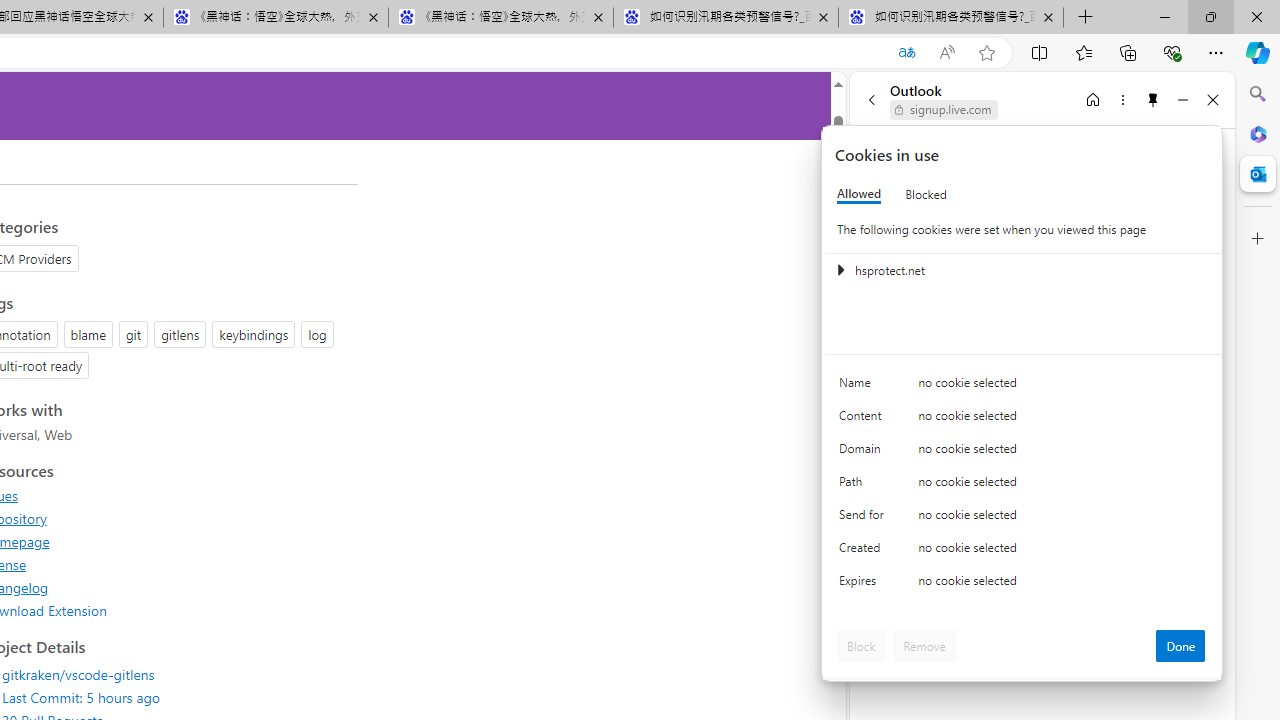 This screenshot has width=1280, height=720. What do you see at coordinates (859, 194) in the screenshot?
I see `'Allowed'` at bounding box center [859, 194].